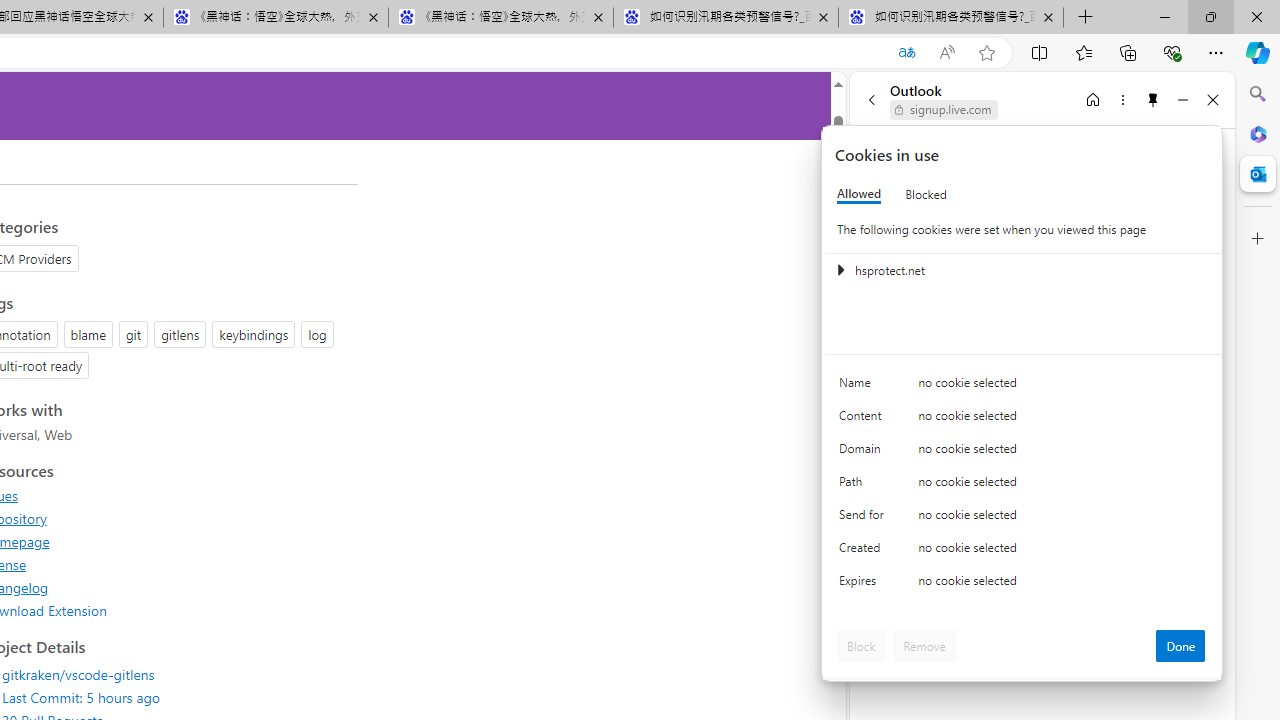 This screenshot has width=1280, height=720. What do you see at coordinates (859, 194) in the screenshot?
I see `'Allowed'` at bounding box center [859, 194].